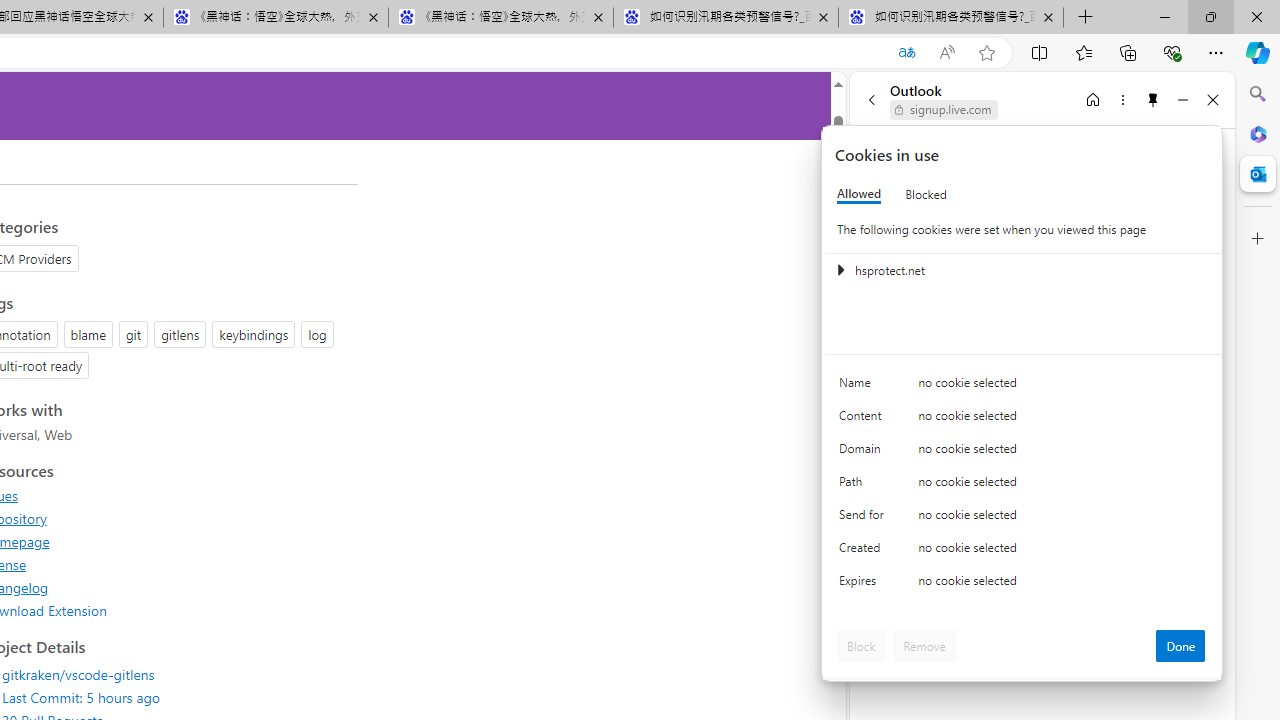 This screenshot has width=1280, height=720. What do you see at coordinates (859, 194) in the screenshot?
I see `'Allowed'` at bounding box center [859, 194].